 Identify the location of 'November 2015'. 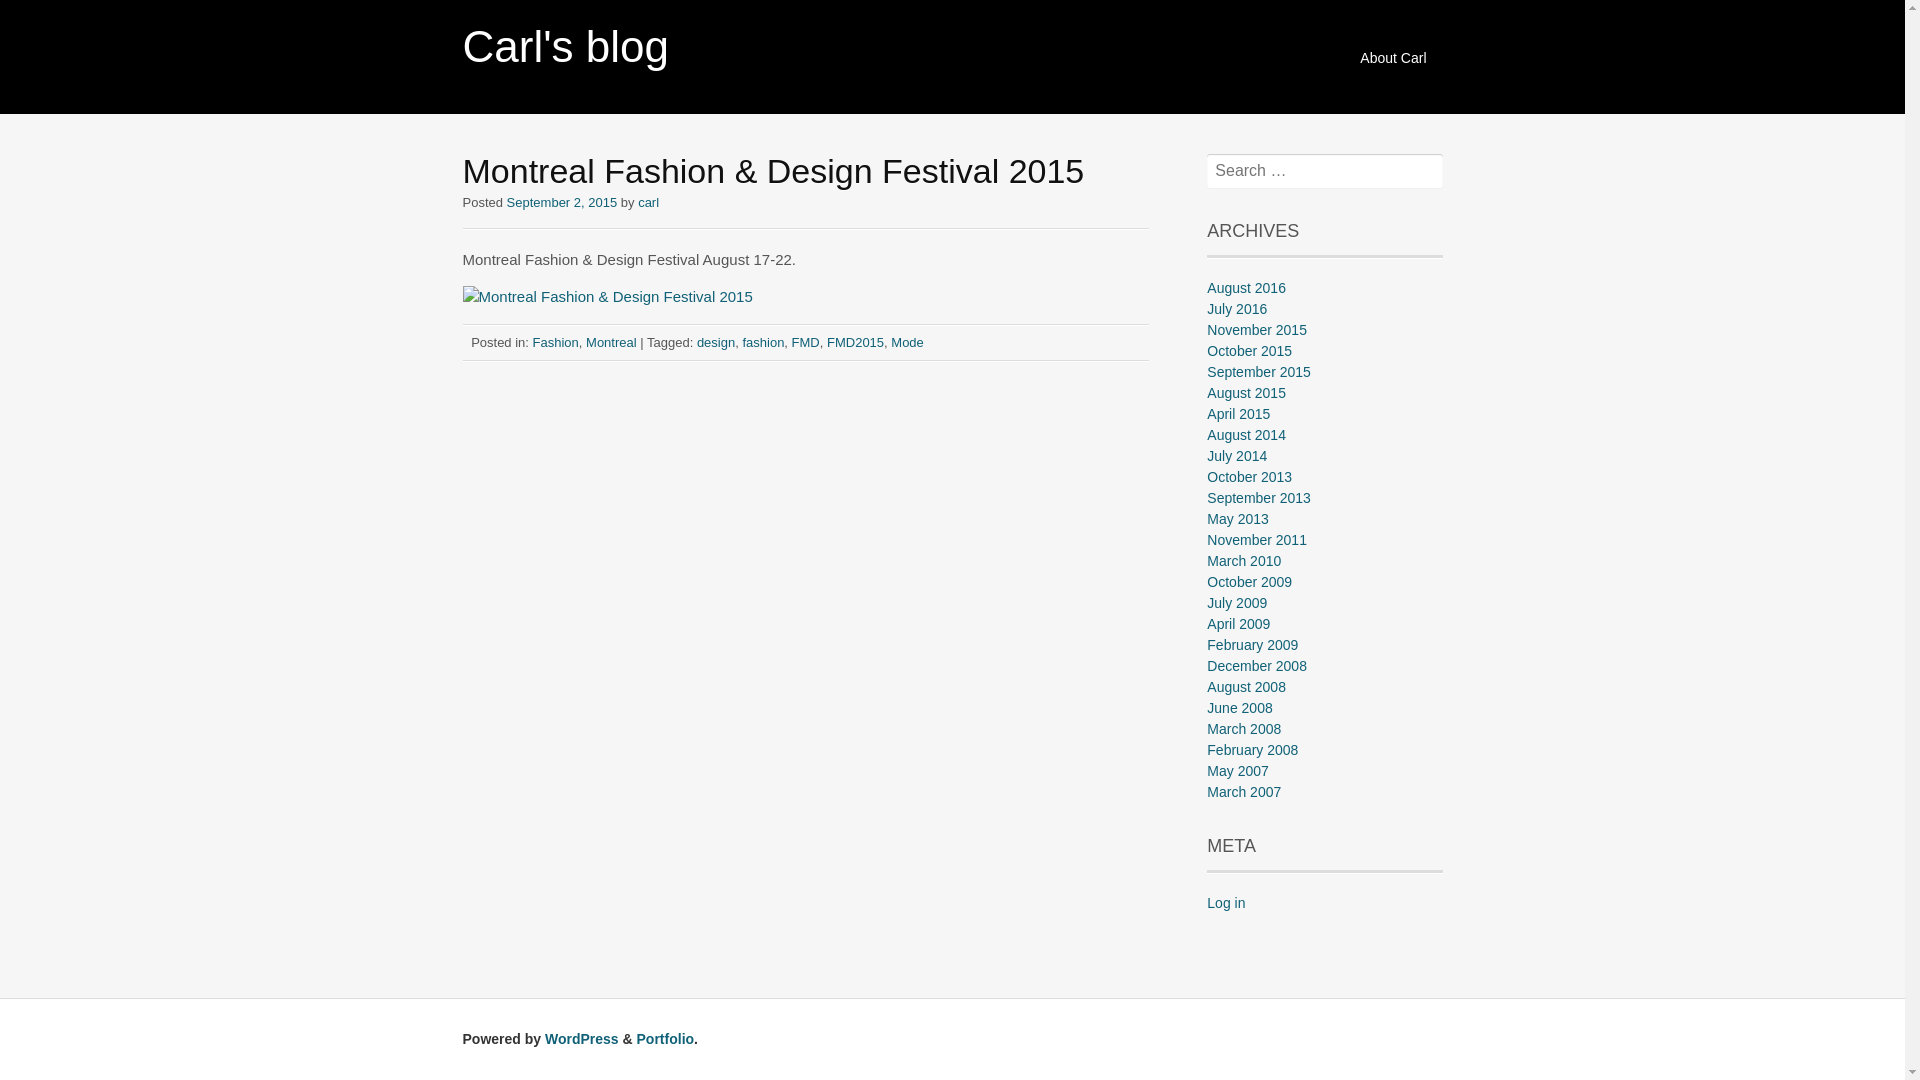
(1256, 329).